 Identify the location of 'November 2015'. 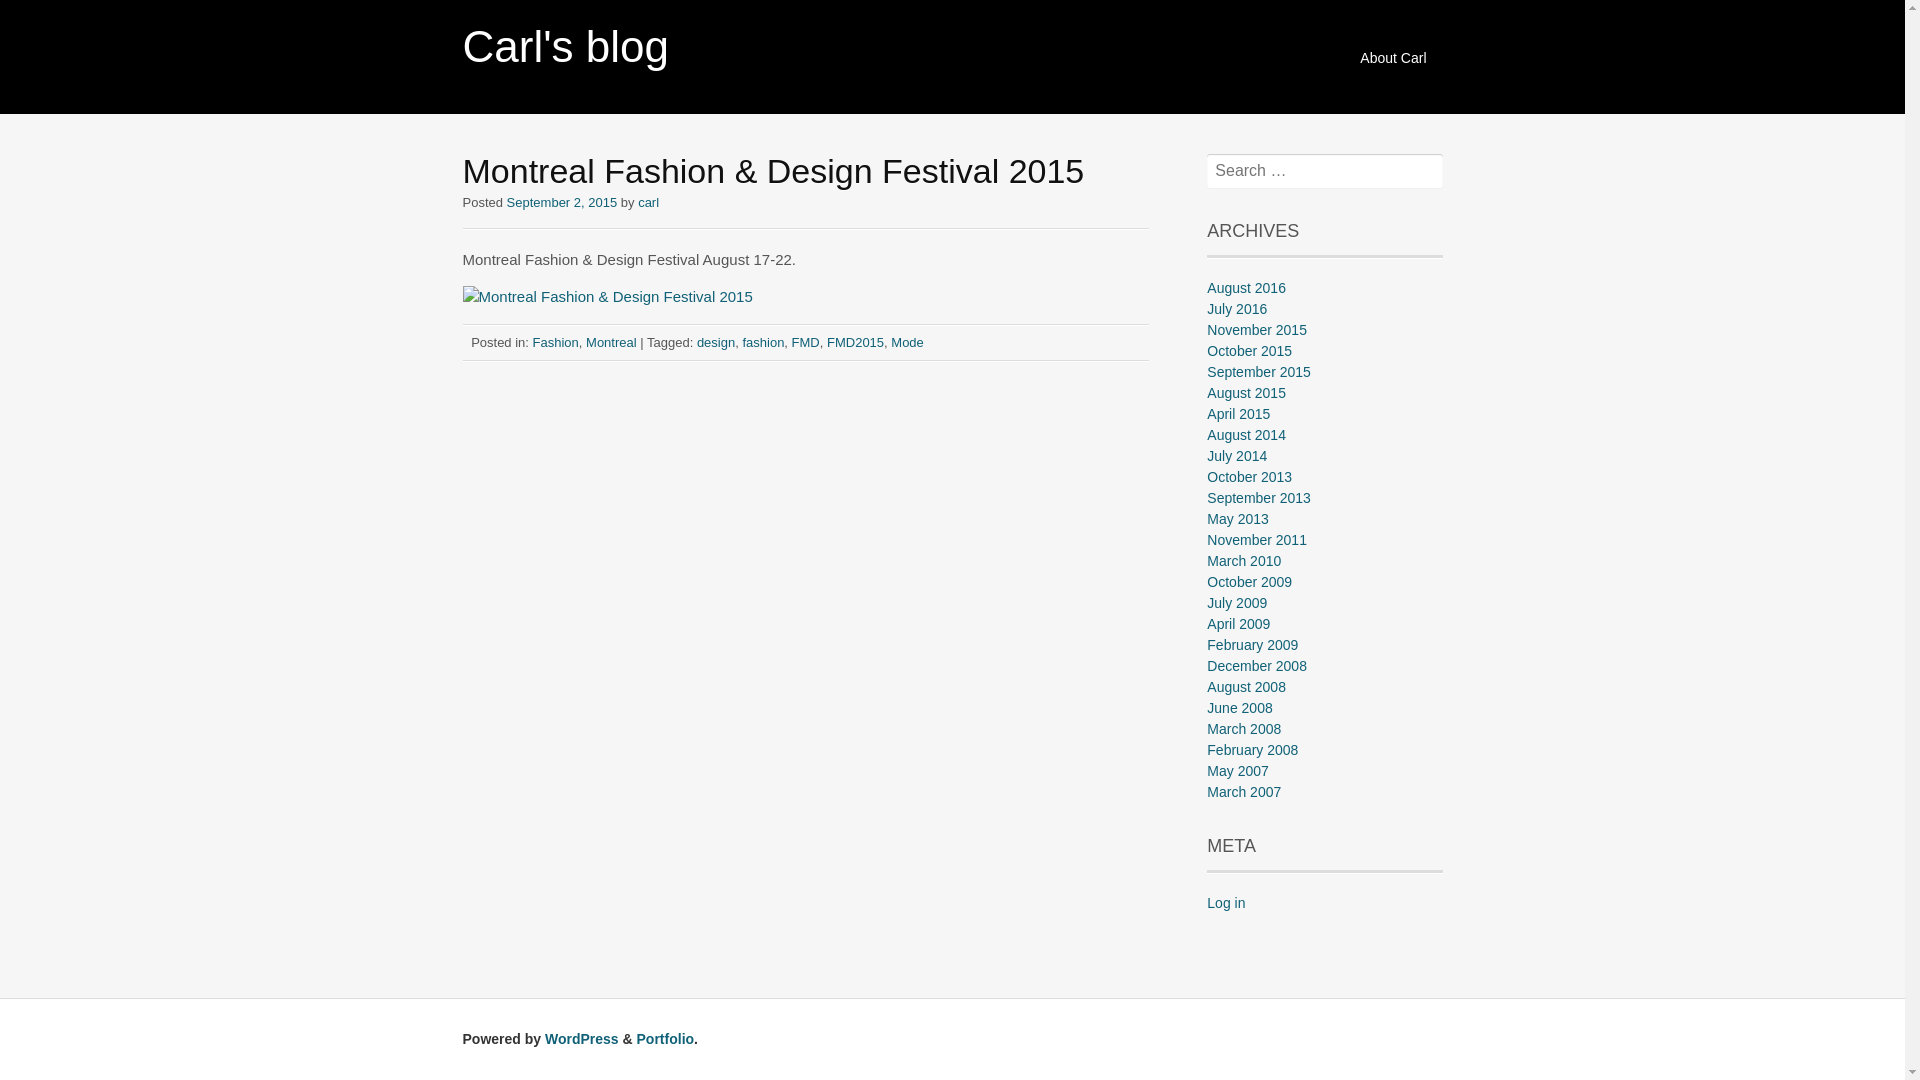
(1256, 329).